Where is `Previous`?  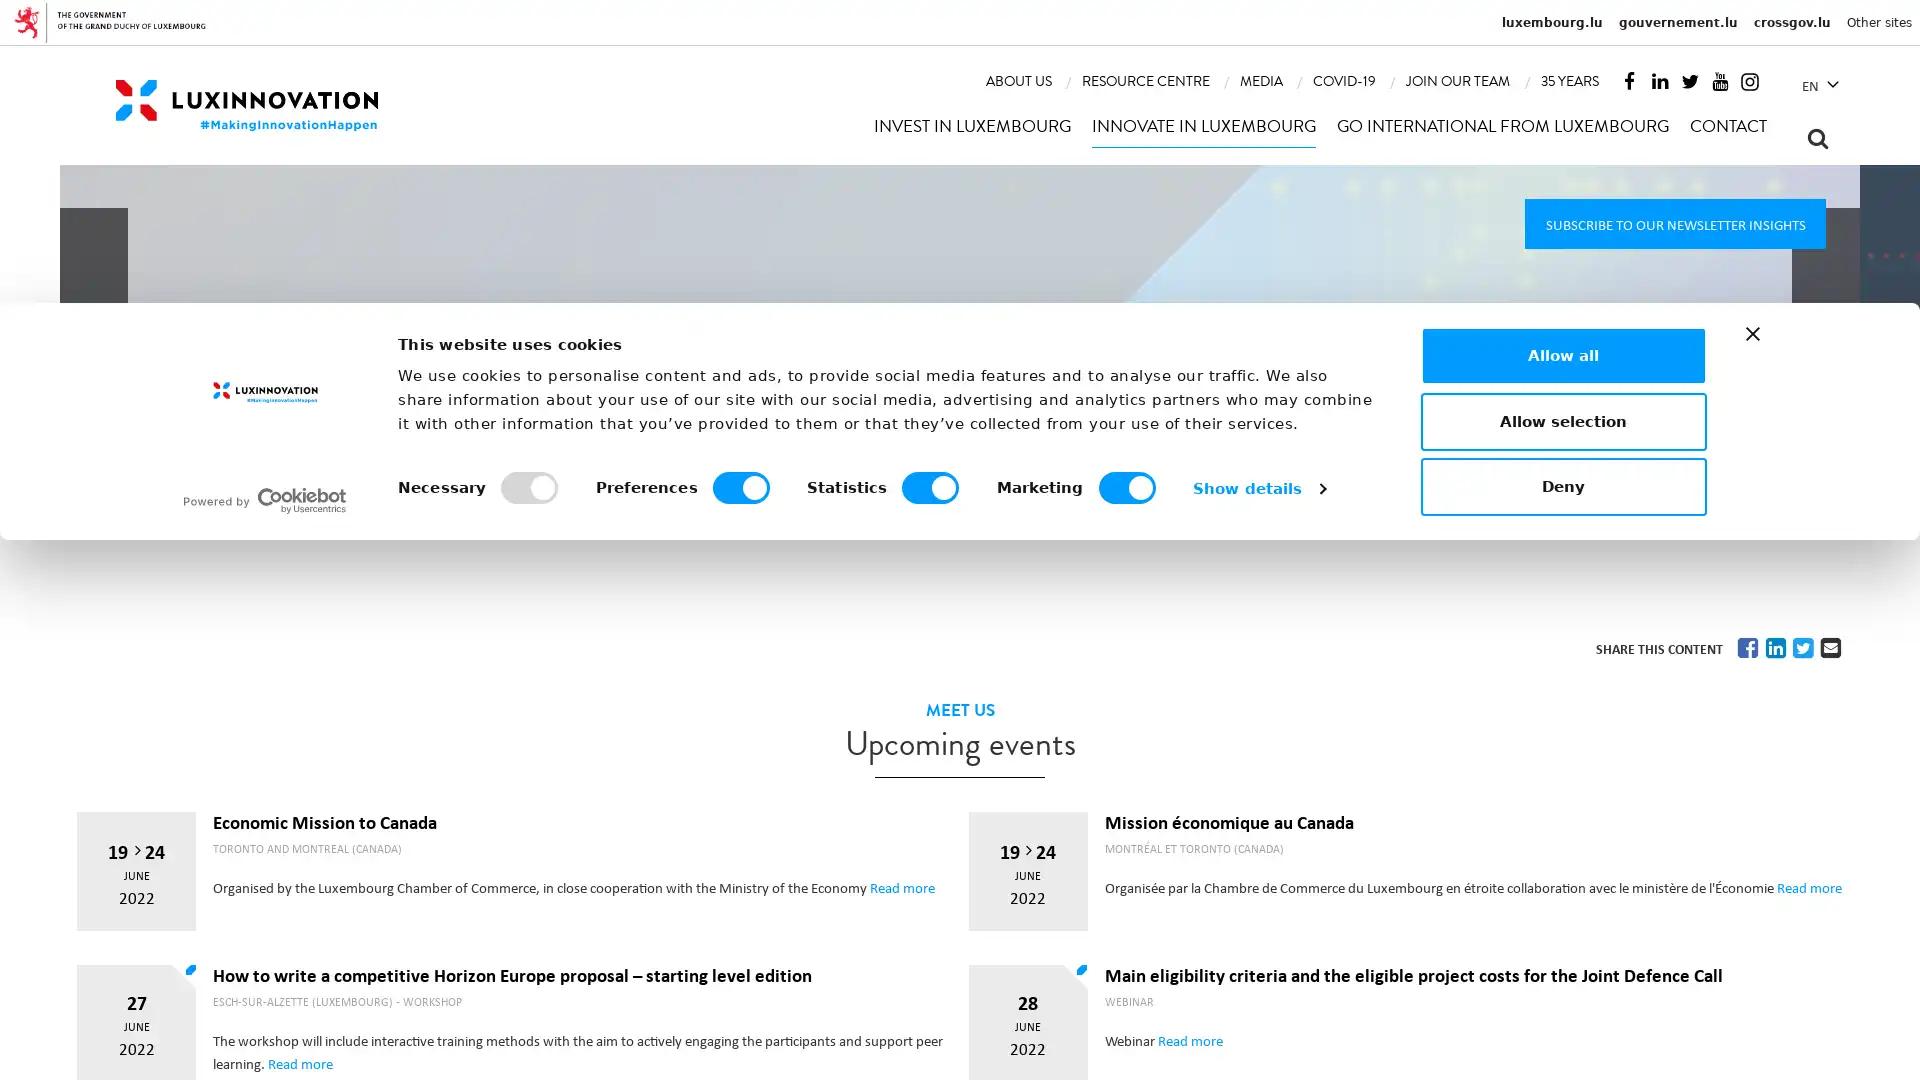
Previous is located at coordinates (93, 327).